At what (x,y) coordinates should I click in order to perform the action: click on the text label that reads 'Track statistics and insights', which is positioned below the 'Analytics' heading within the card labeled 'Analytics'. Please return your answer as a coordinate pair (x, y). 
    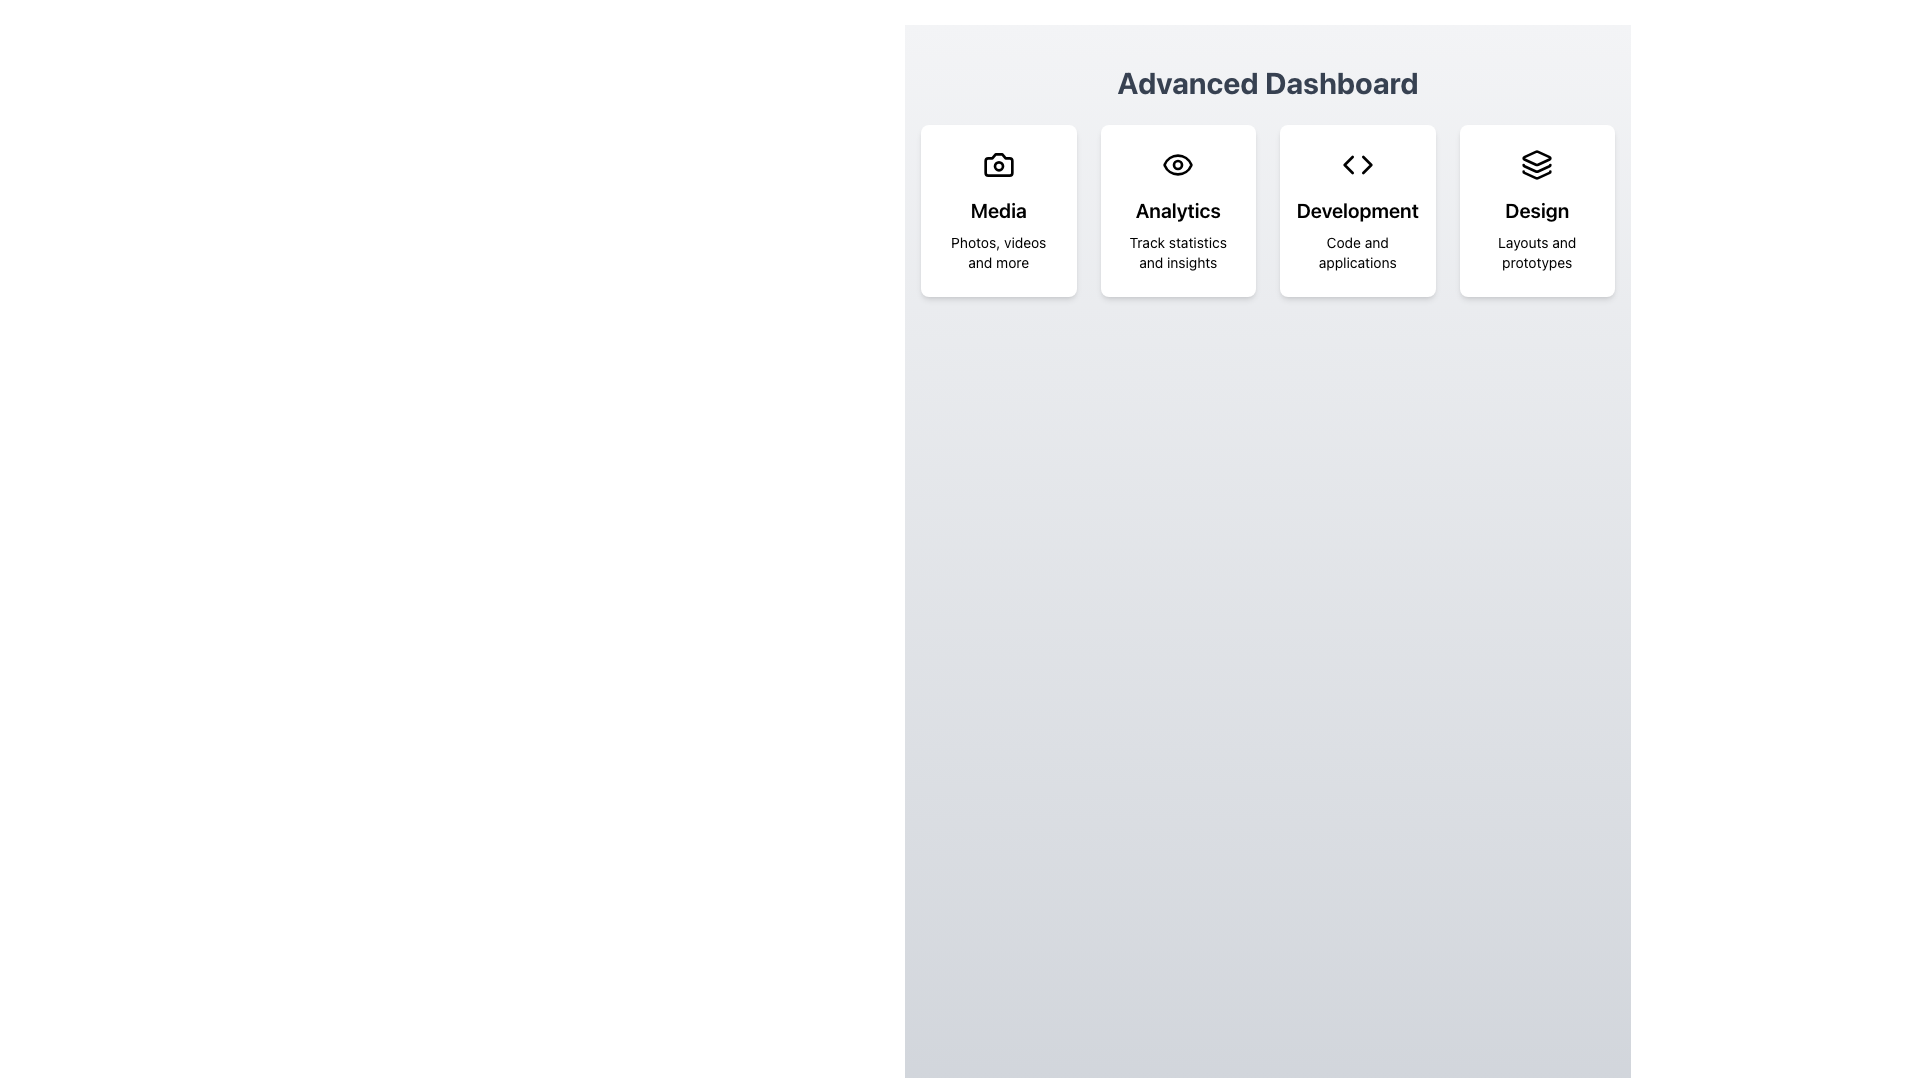
    Looking at the image, I should click on (1178, 252).